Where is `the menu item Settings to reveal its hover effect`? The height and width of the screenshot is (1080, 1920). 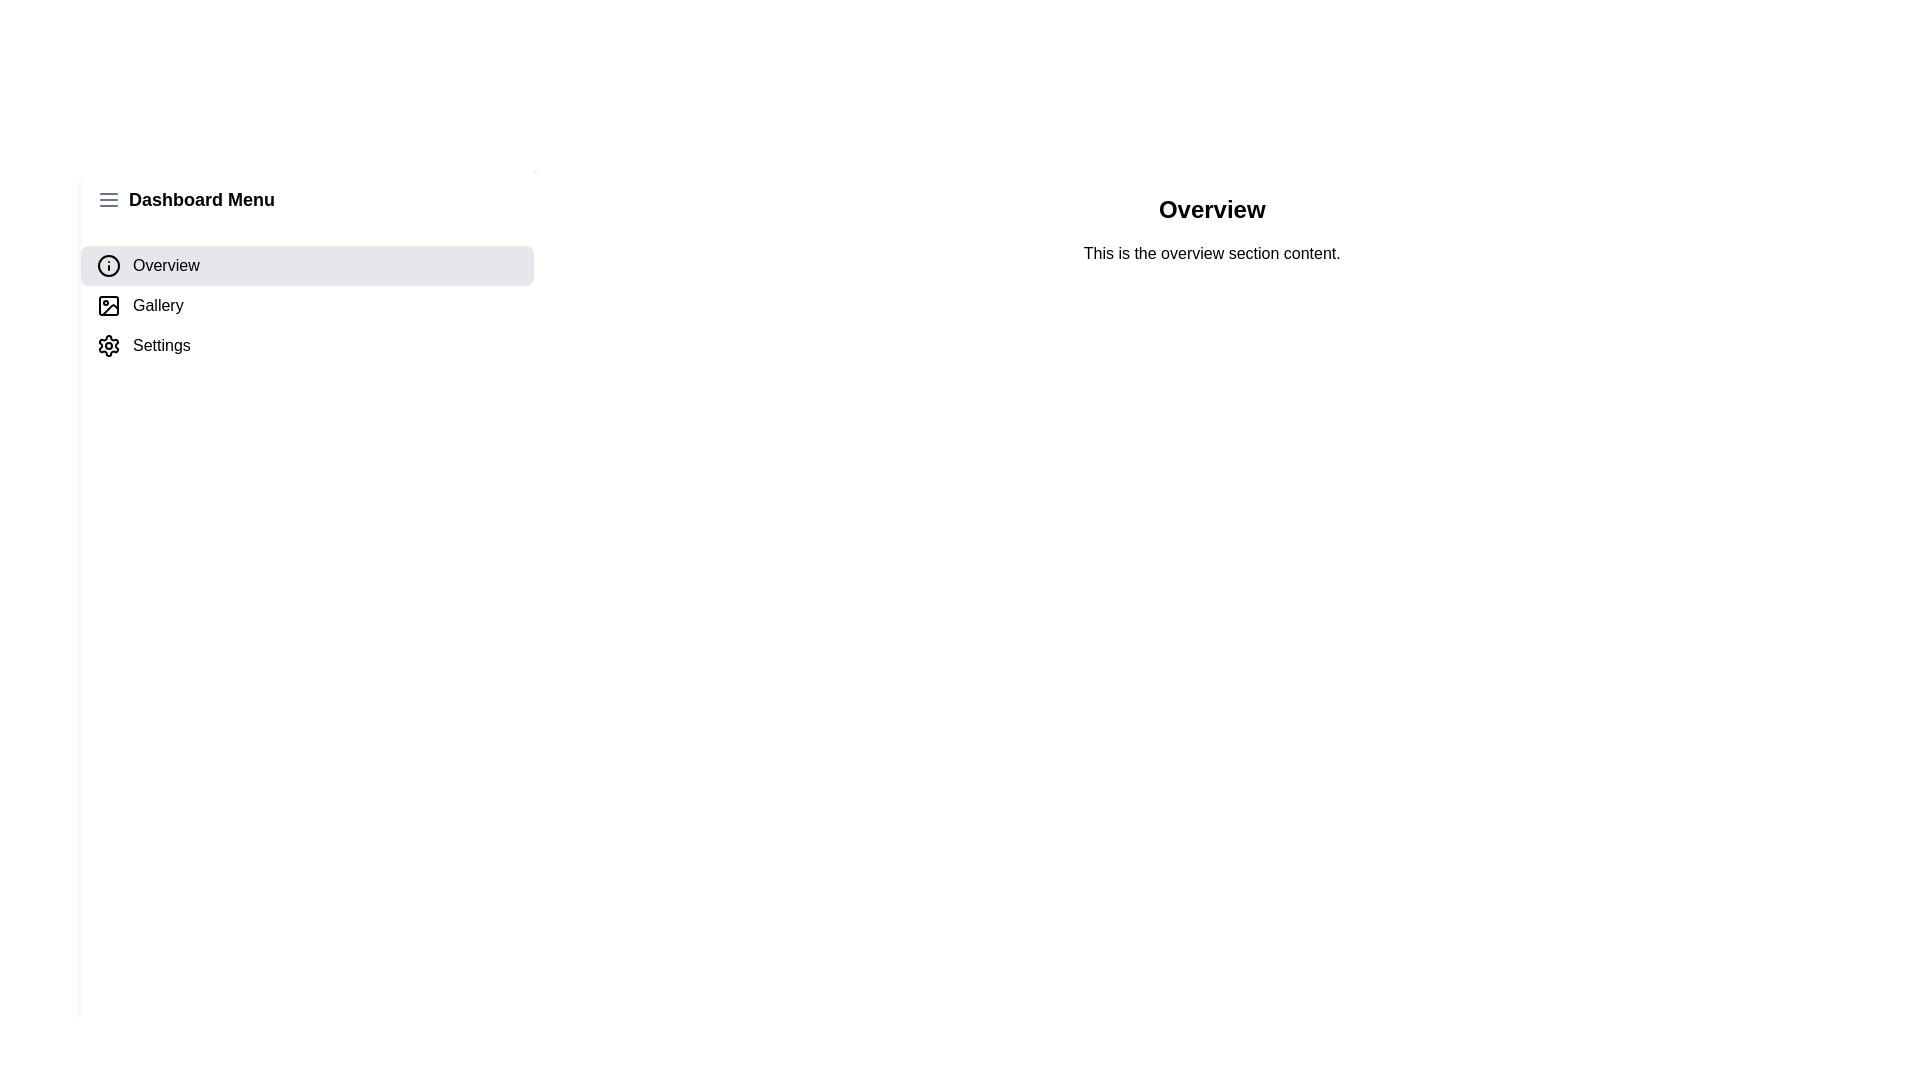 the menu item Settings to reveal its hover effect is located at coordinates (306, 345).